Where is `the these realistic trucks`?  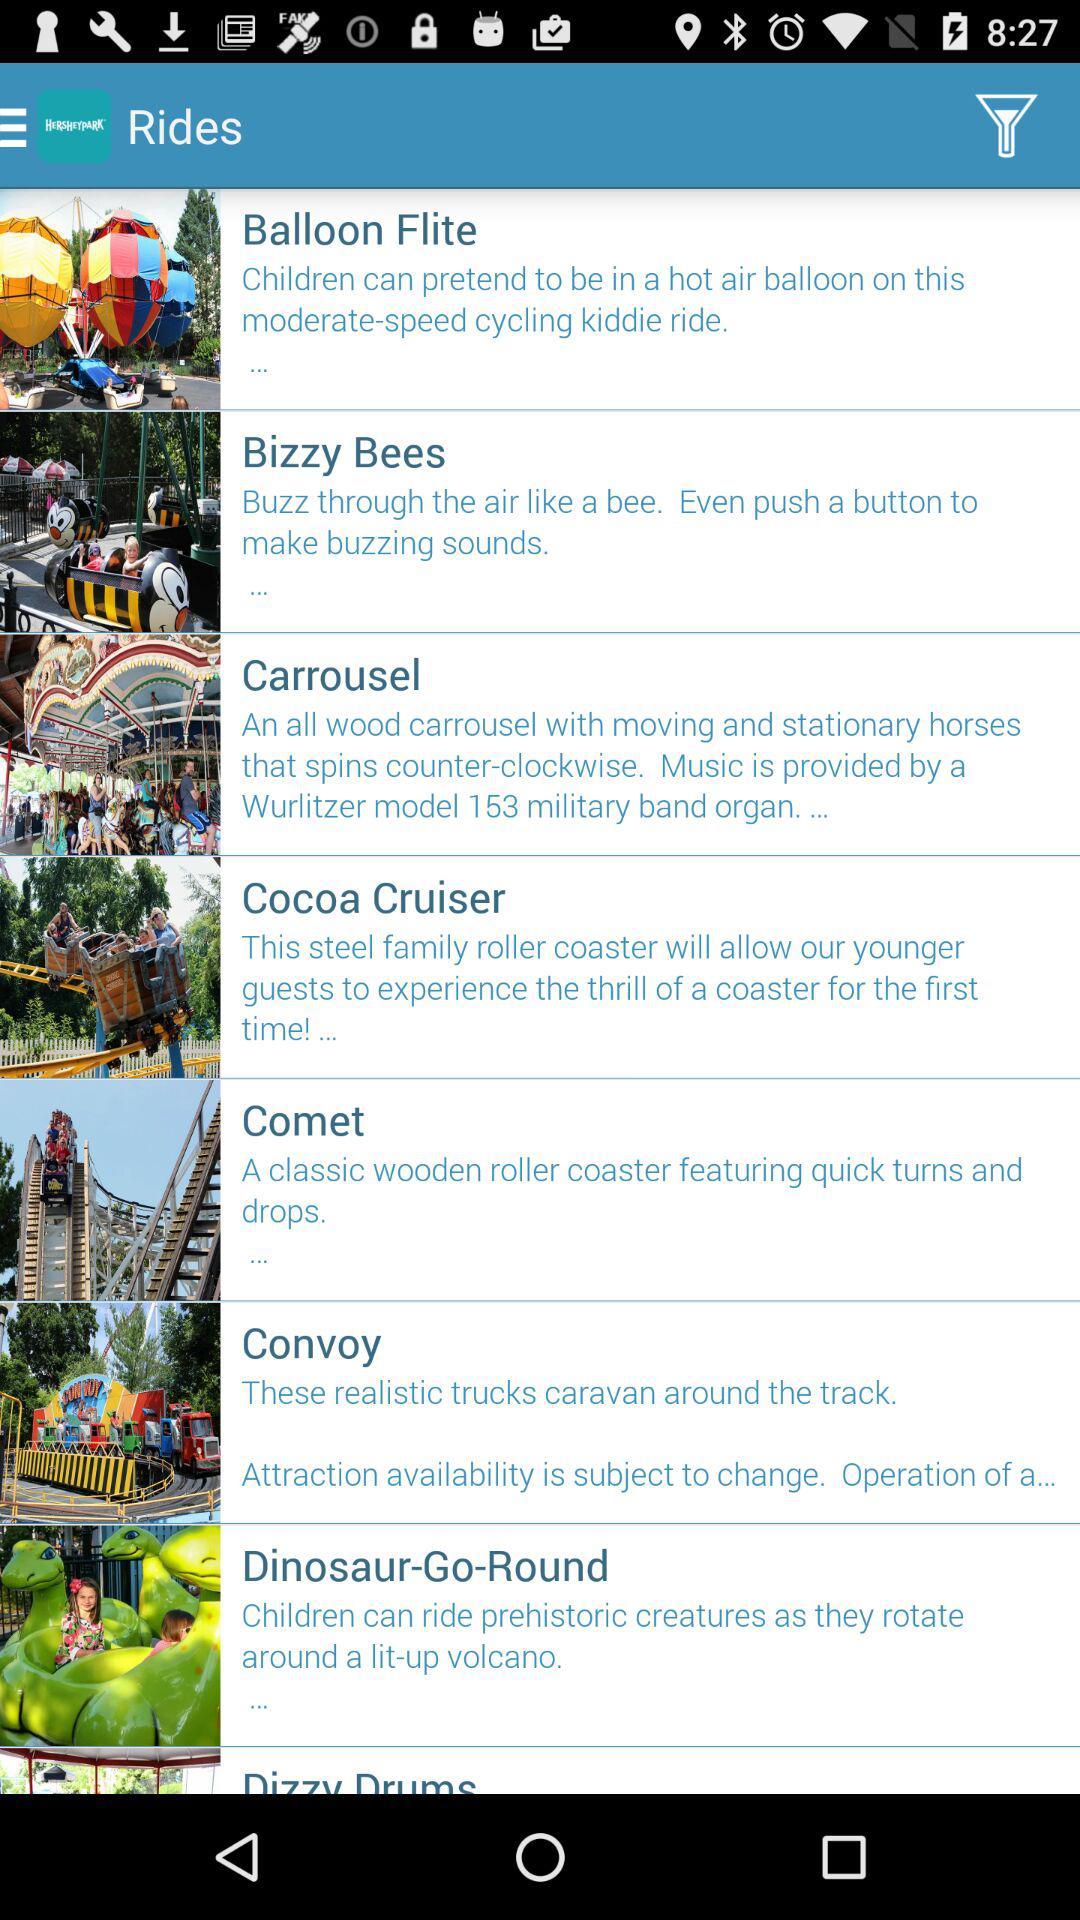 the these realistic trucks is located at coordinates (650, 1441).